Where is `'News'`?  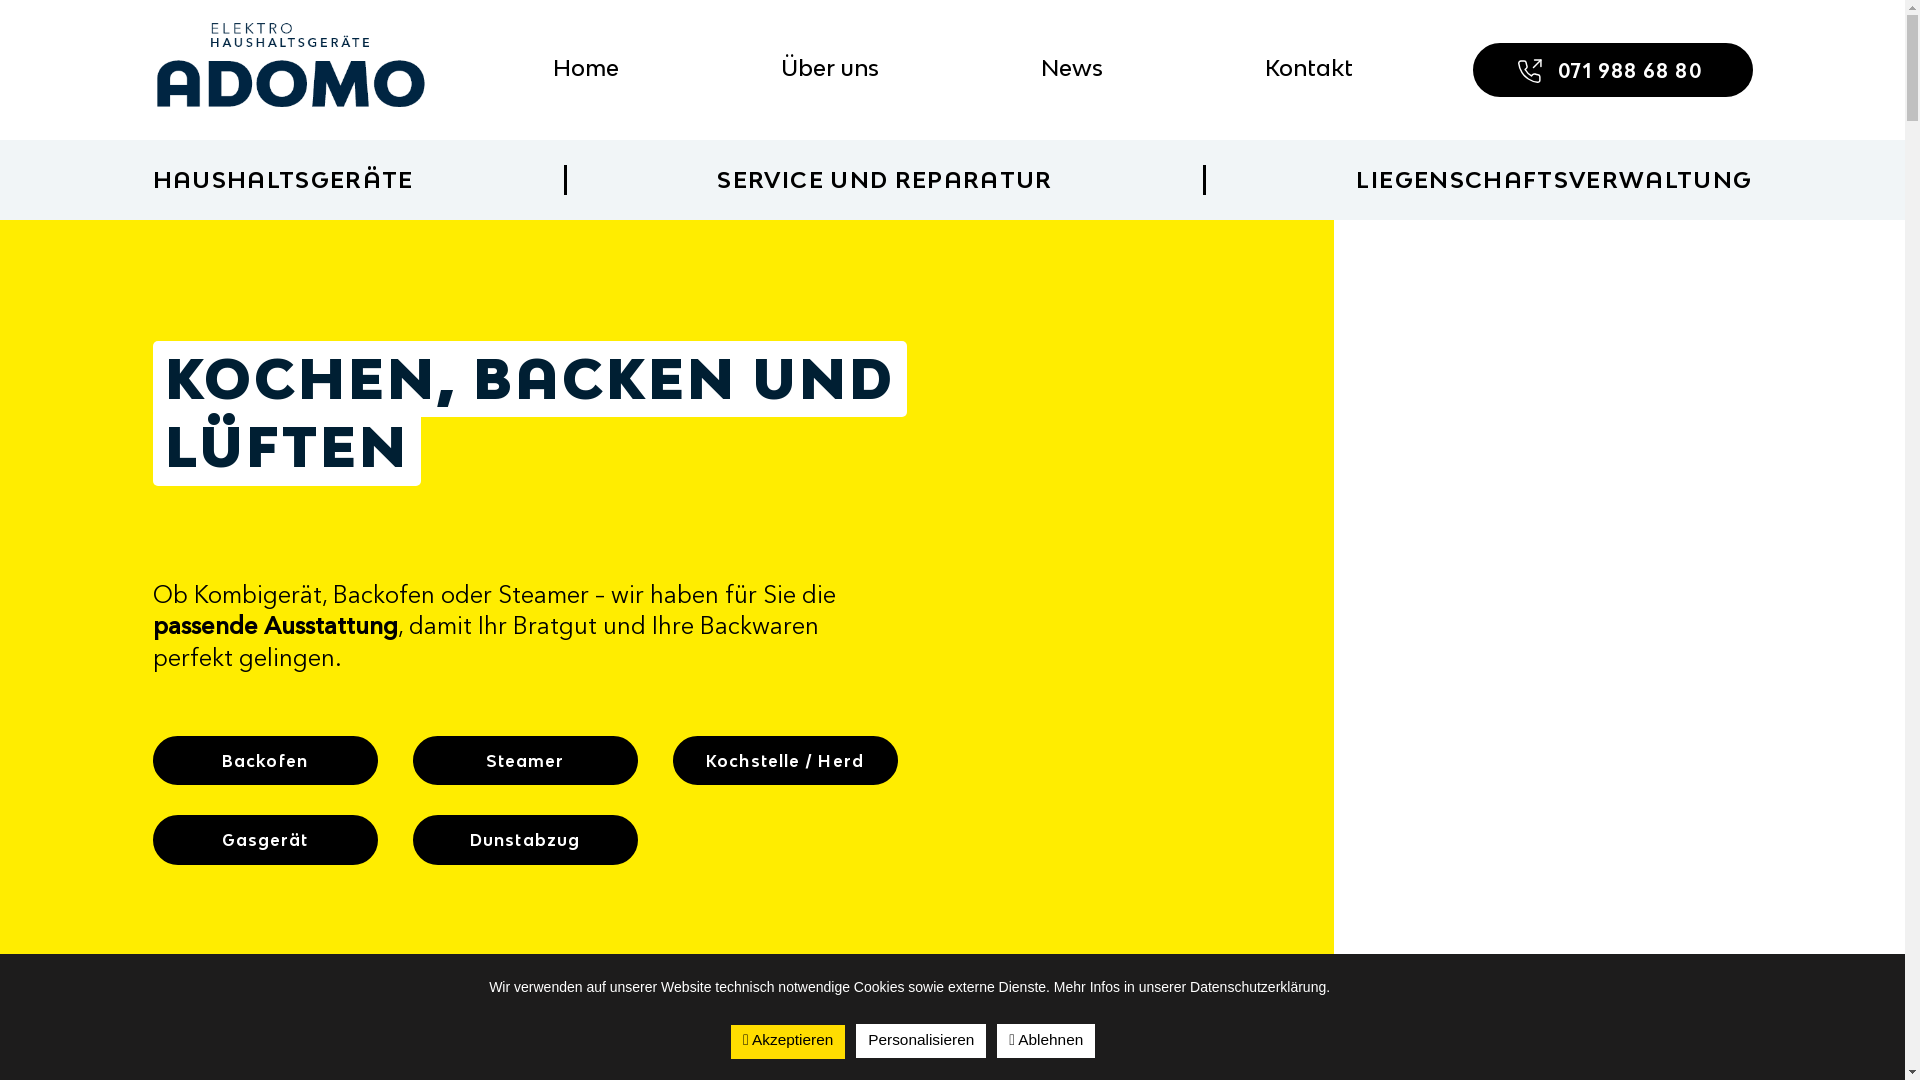
'News' is located at coordinates (1069, 67).